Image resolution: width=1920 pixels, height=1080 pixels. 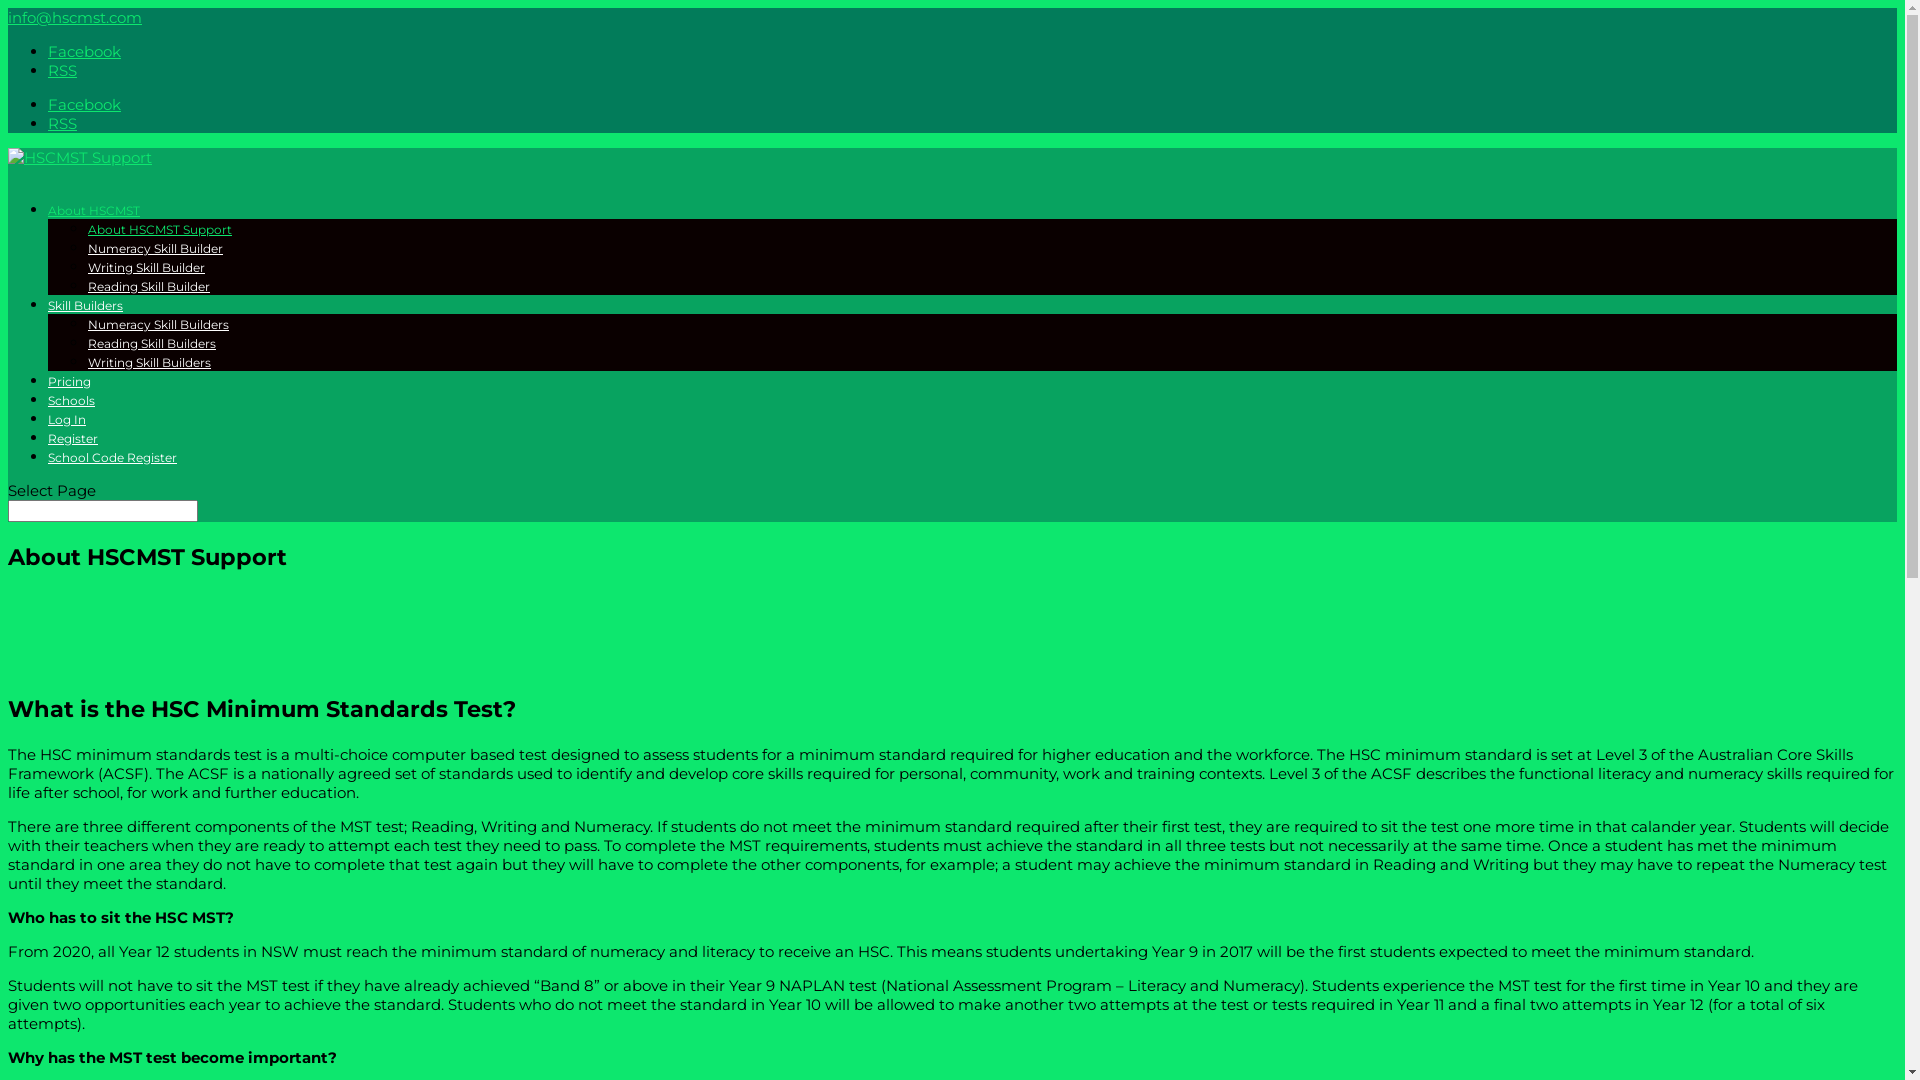 I want to click on 'Numeracy Skill Builders', so click(x=86, y=323).